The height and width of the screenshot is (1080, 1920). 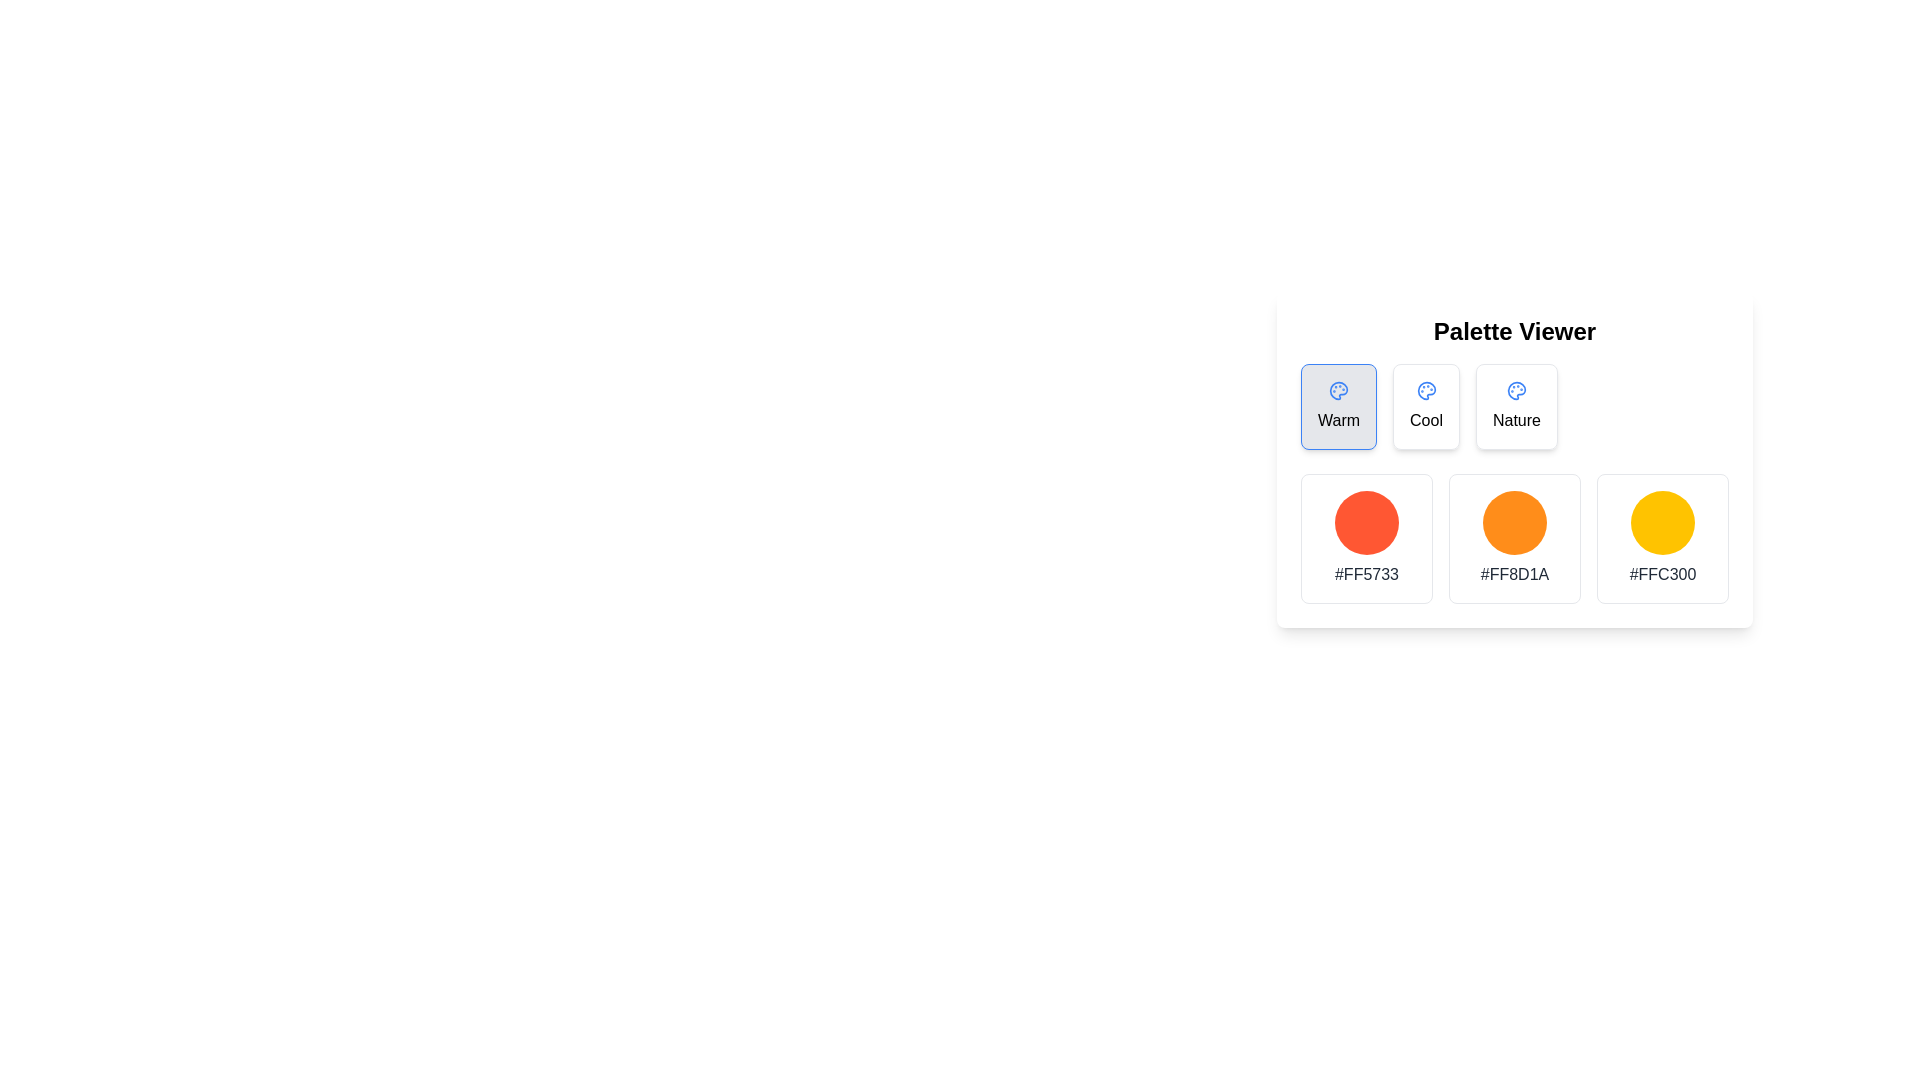 What do you see at coordinates (1515, 330) in the screenshot?
I see `text label stating 'Palette Viewer' located at the top of the color palette options panel to understand the section's purpose` at bounding box center [1515, 330].